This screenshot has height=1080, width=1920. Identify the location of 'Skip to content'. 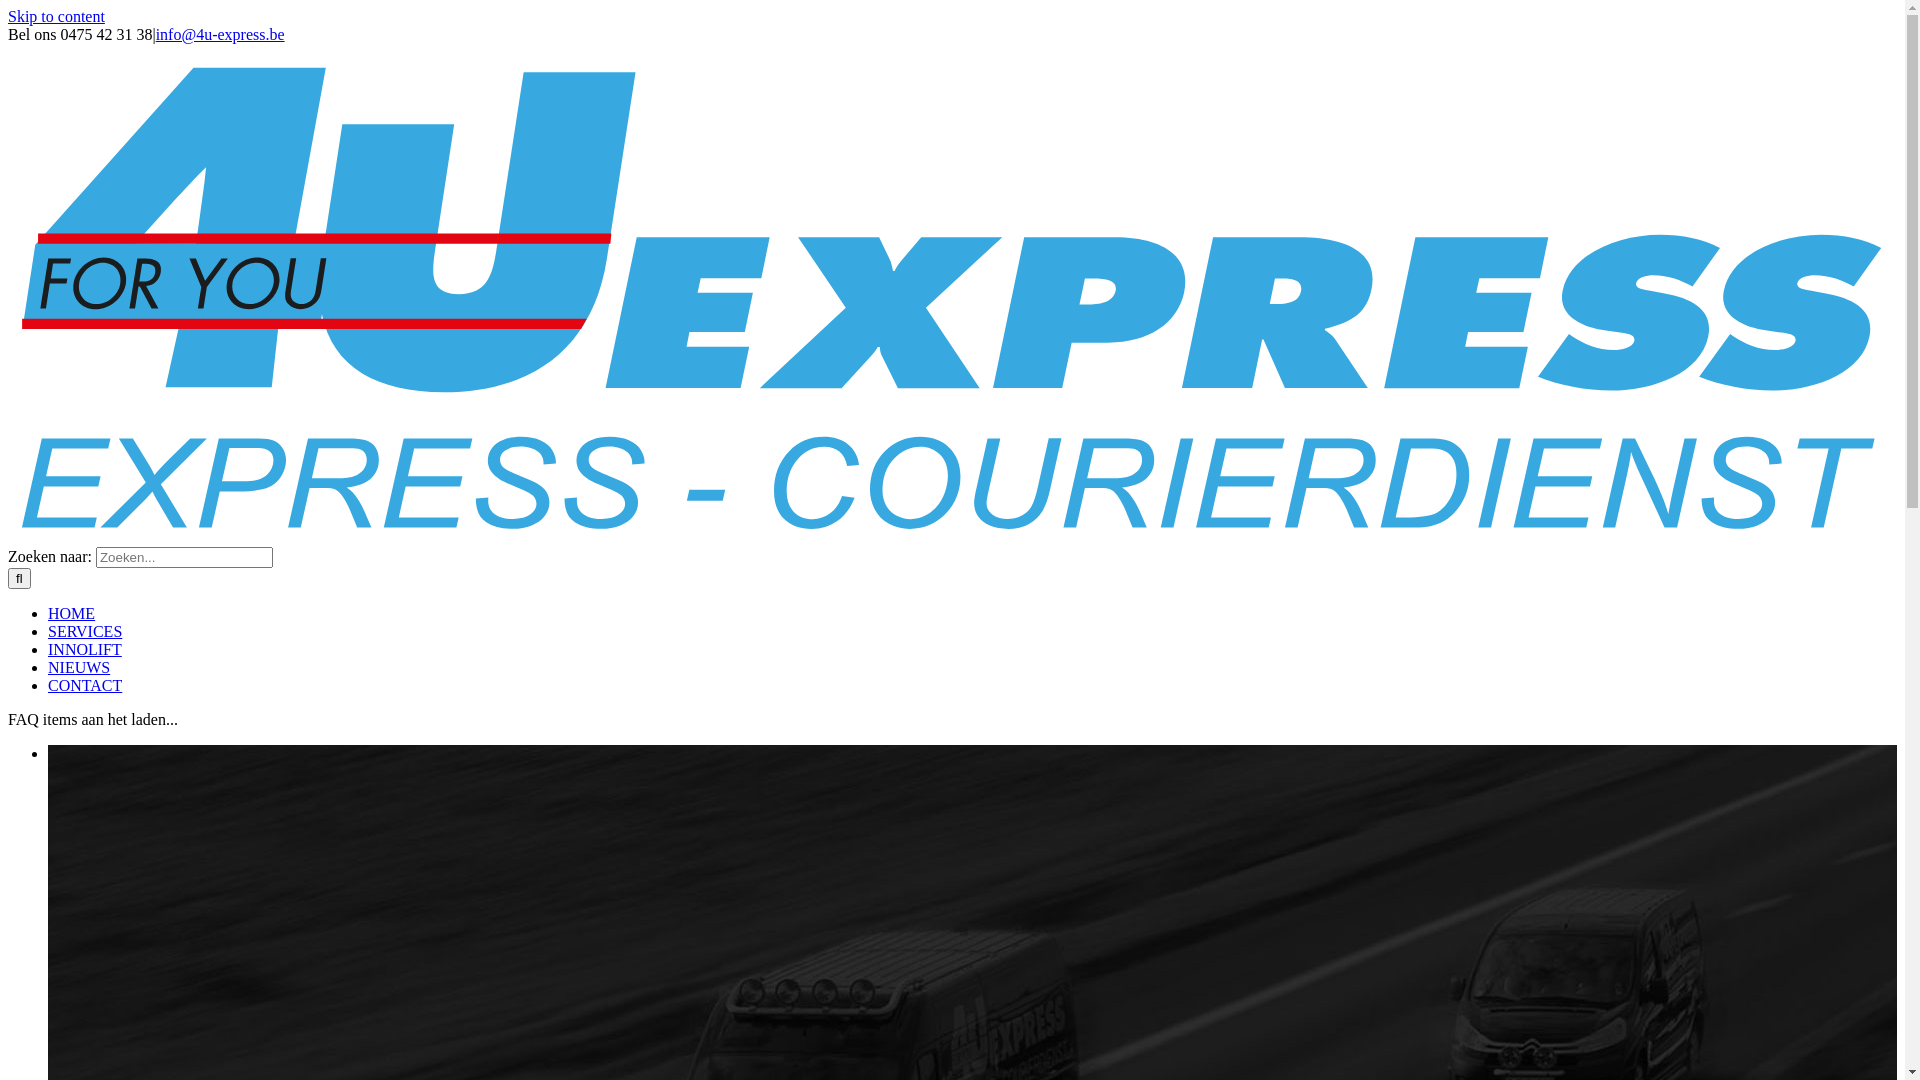
(8, 16).